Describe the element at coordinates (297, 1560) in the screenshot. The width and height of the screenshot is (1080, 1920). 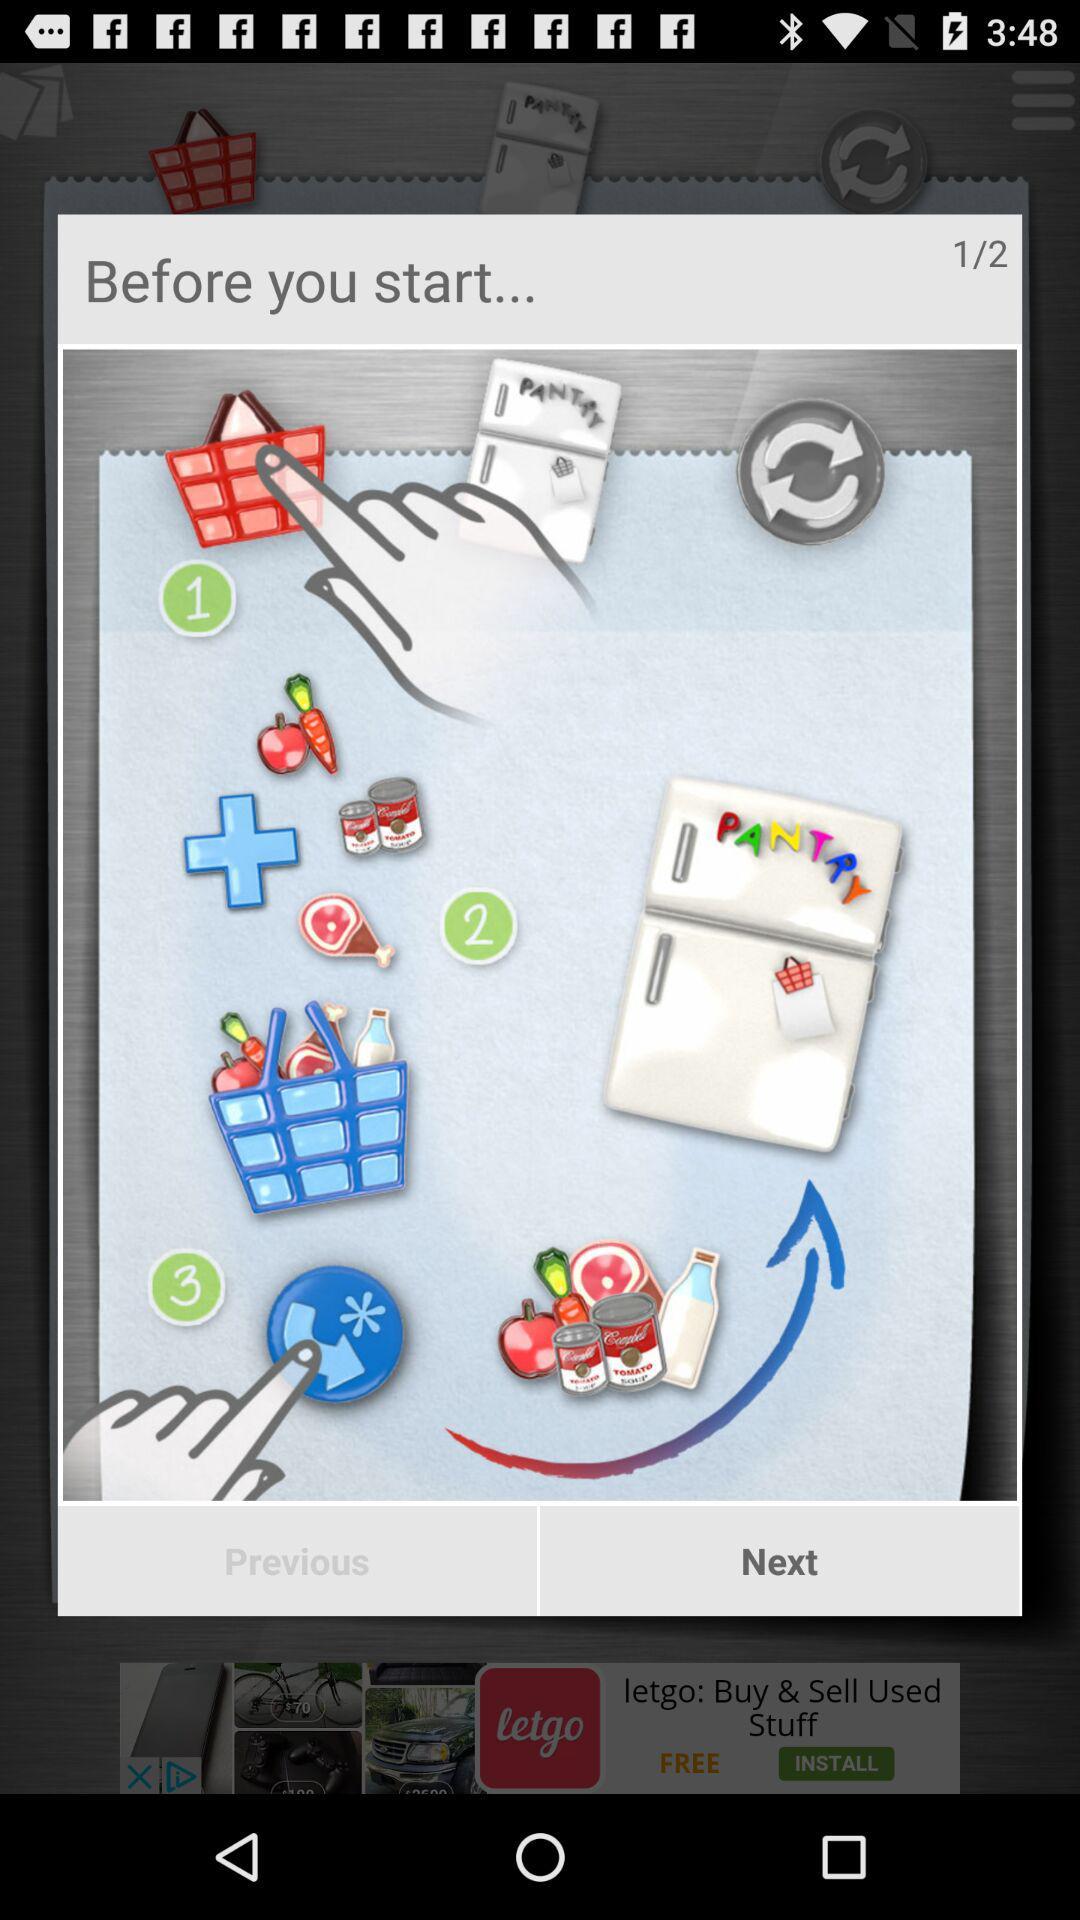
I see `the icon next to the next item` at that location.